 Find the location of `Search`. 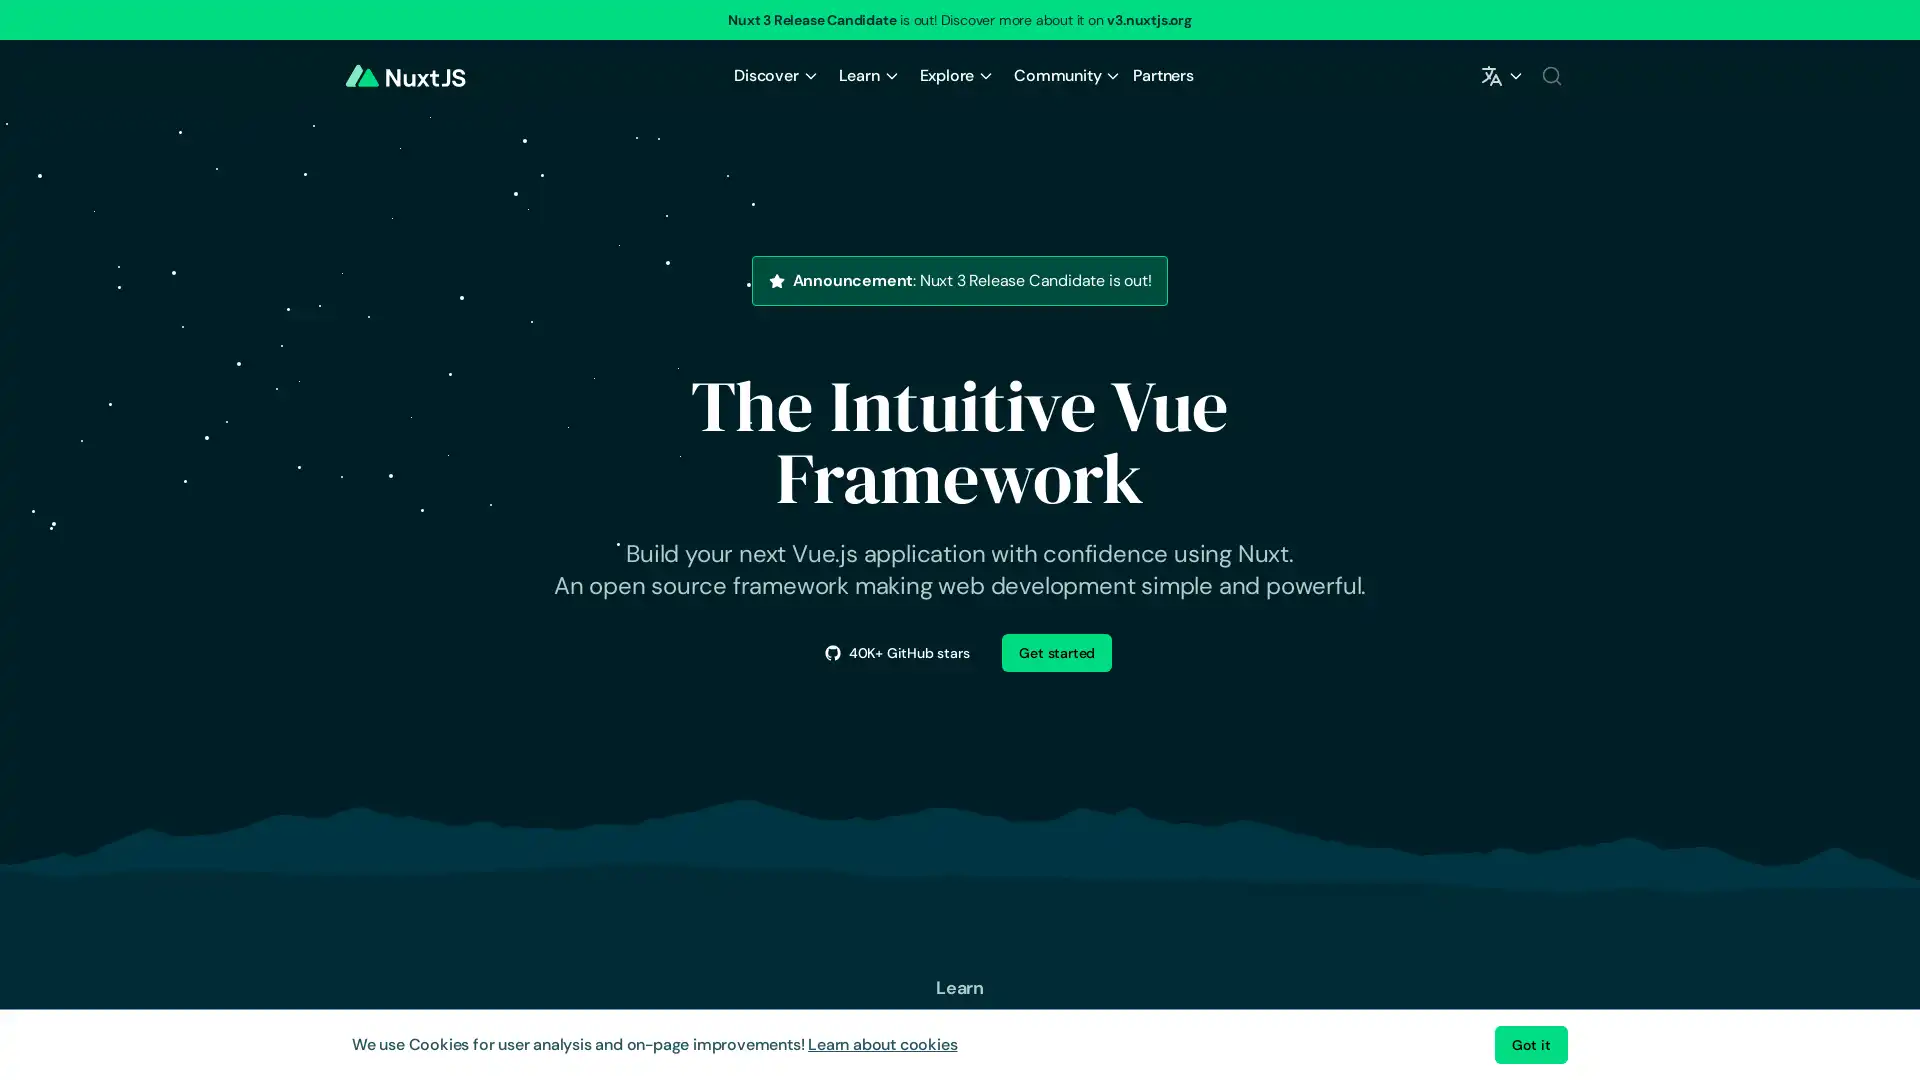

Search is located at coordinates (1550, 75).